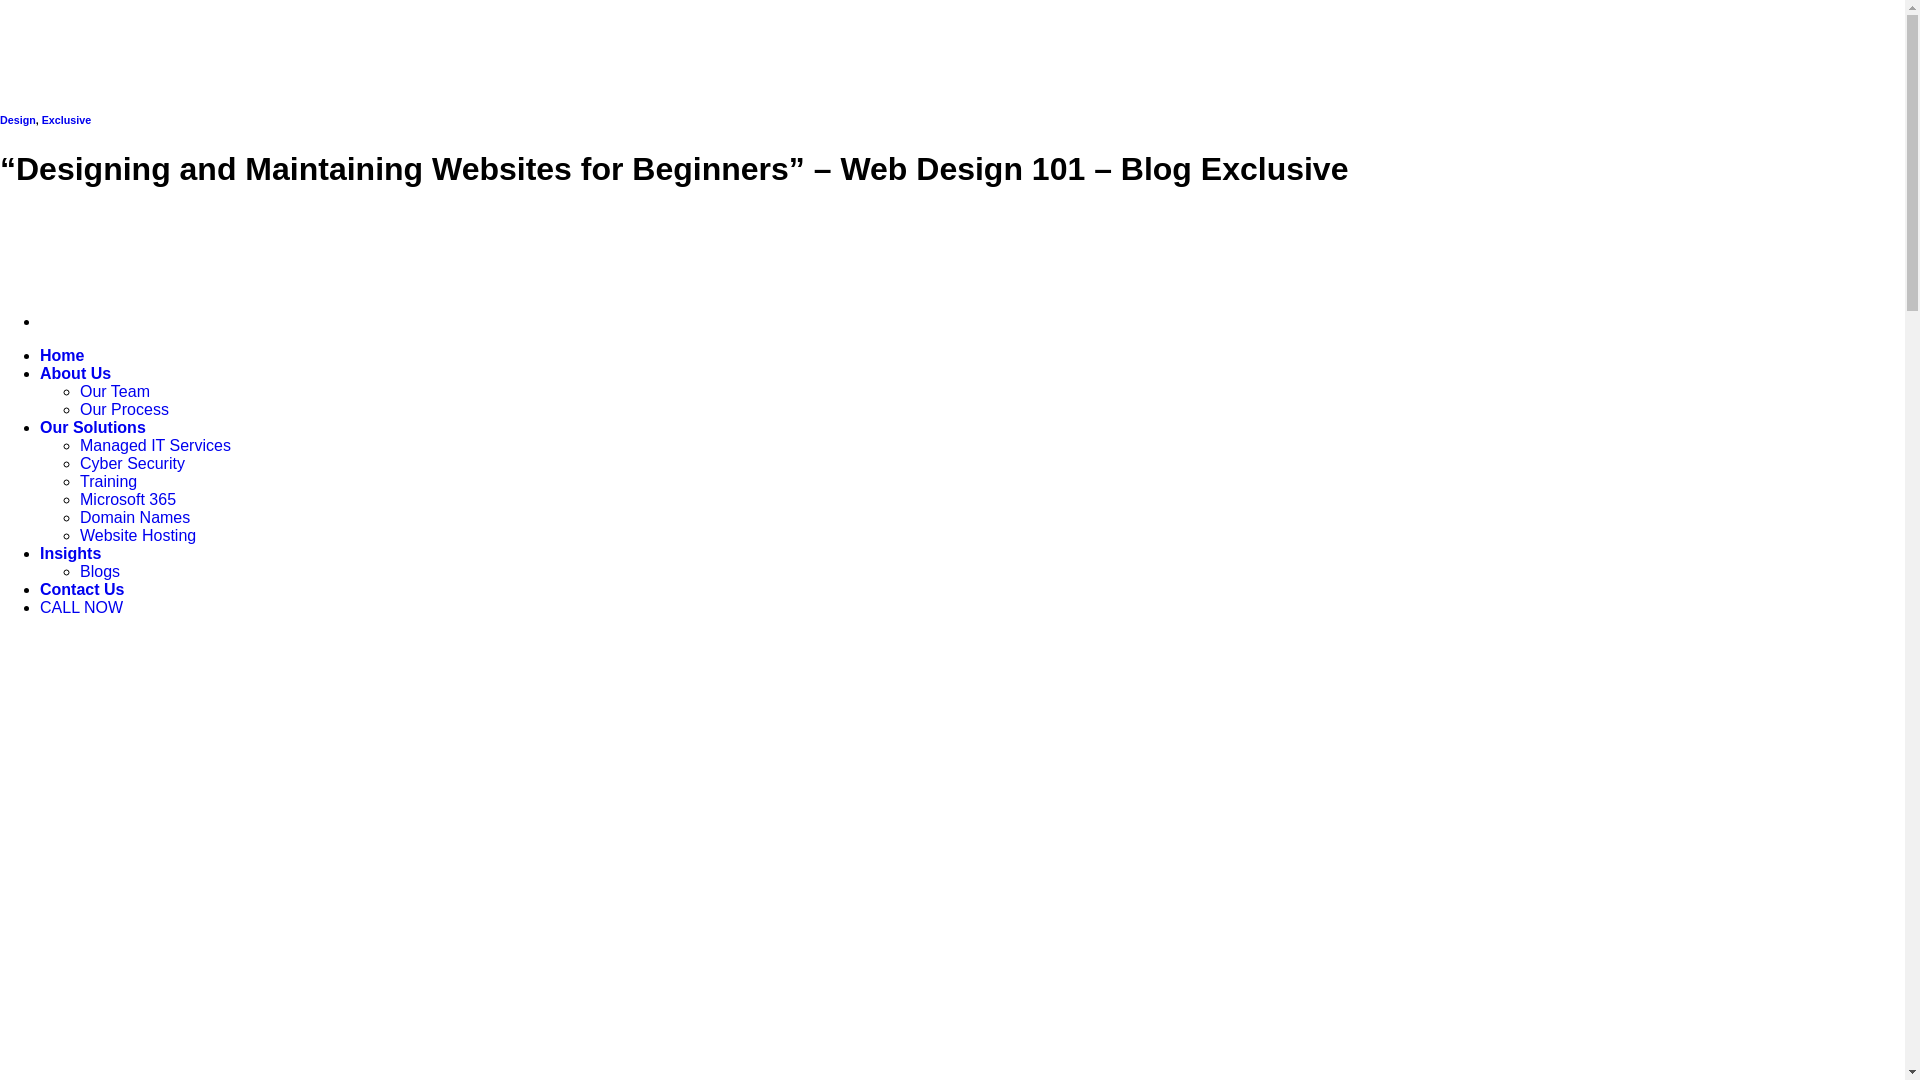 The image size is (1920, 1080). What do you see at coordinates (127, 498) in the screenshot?
I see `'Microsoft 365'` at bounding box center [127, 498].